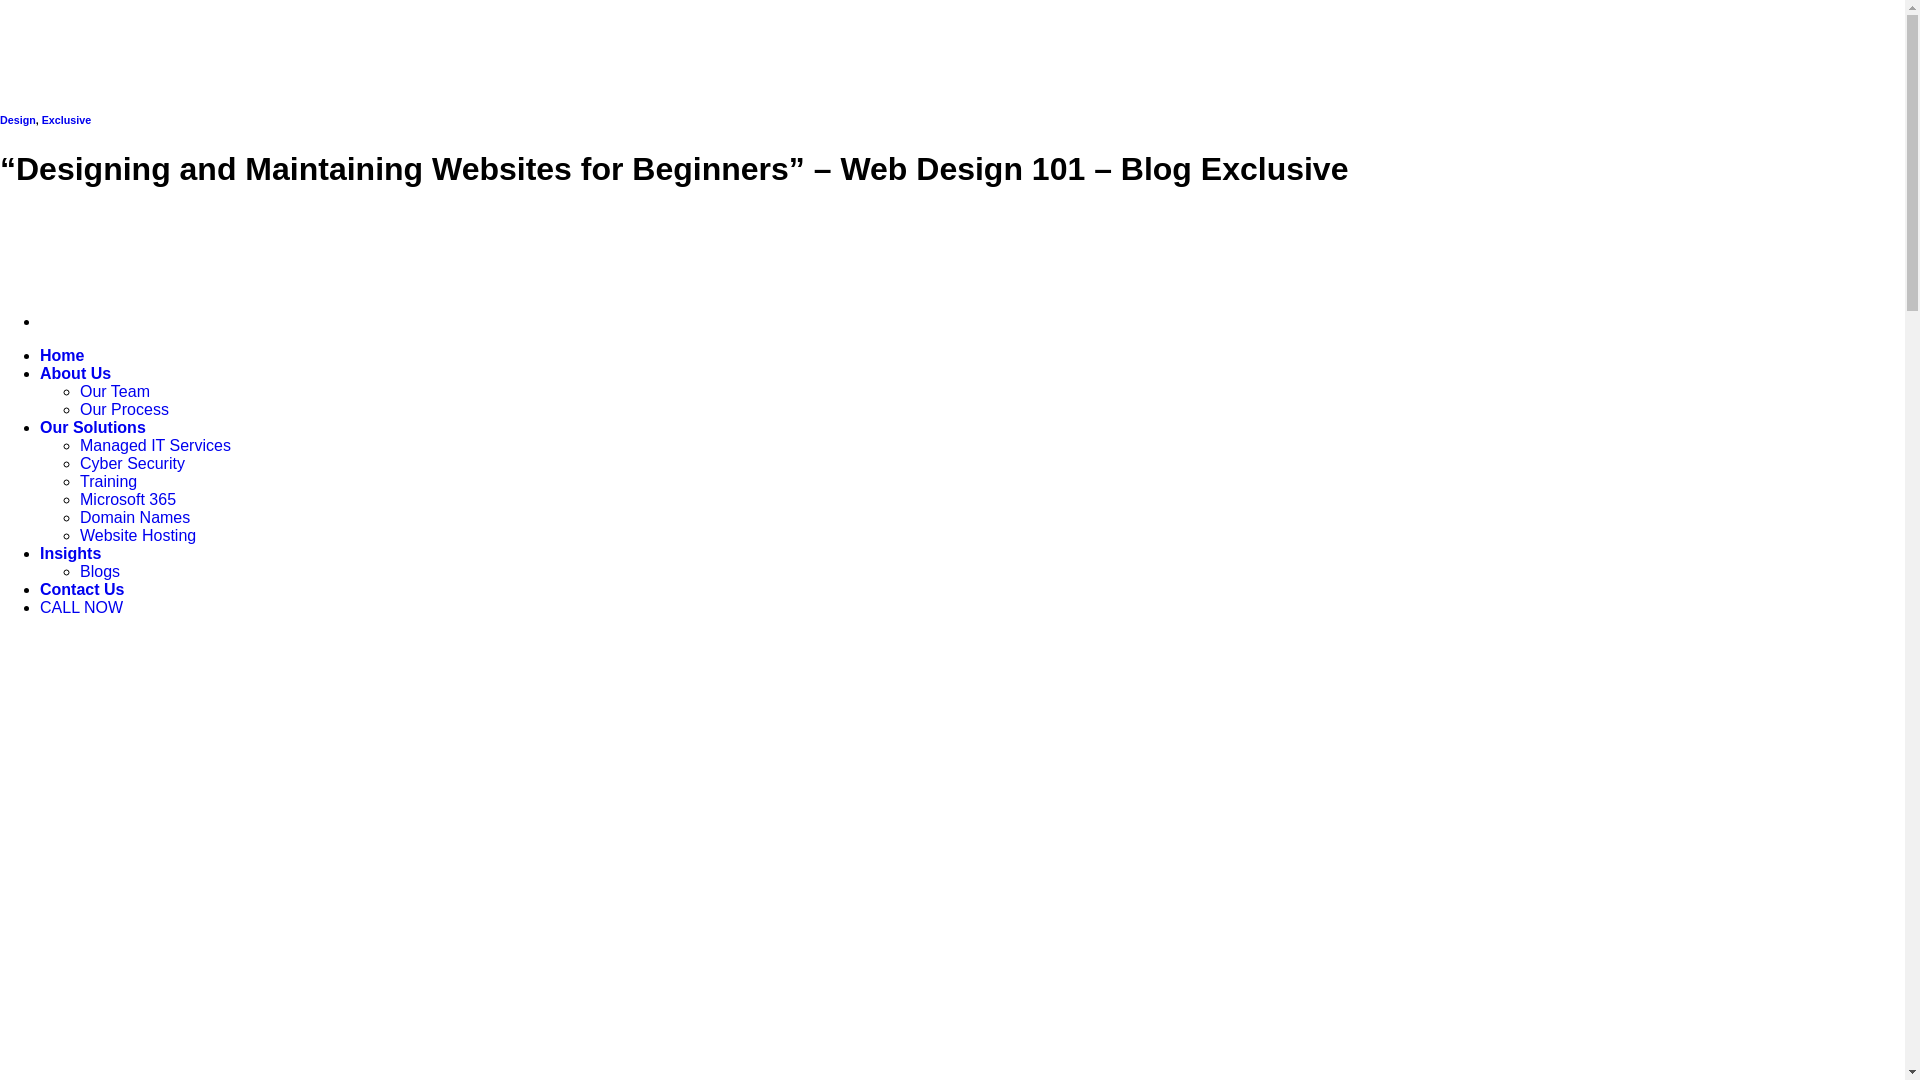 The image size is (1920, 1080). What do you see at coordinates (127, 498) in the screenshot?
I see `'Microsoft 365'` at bounding box center [127, 498].